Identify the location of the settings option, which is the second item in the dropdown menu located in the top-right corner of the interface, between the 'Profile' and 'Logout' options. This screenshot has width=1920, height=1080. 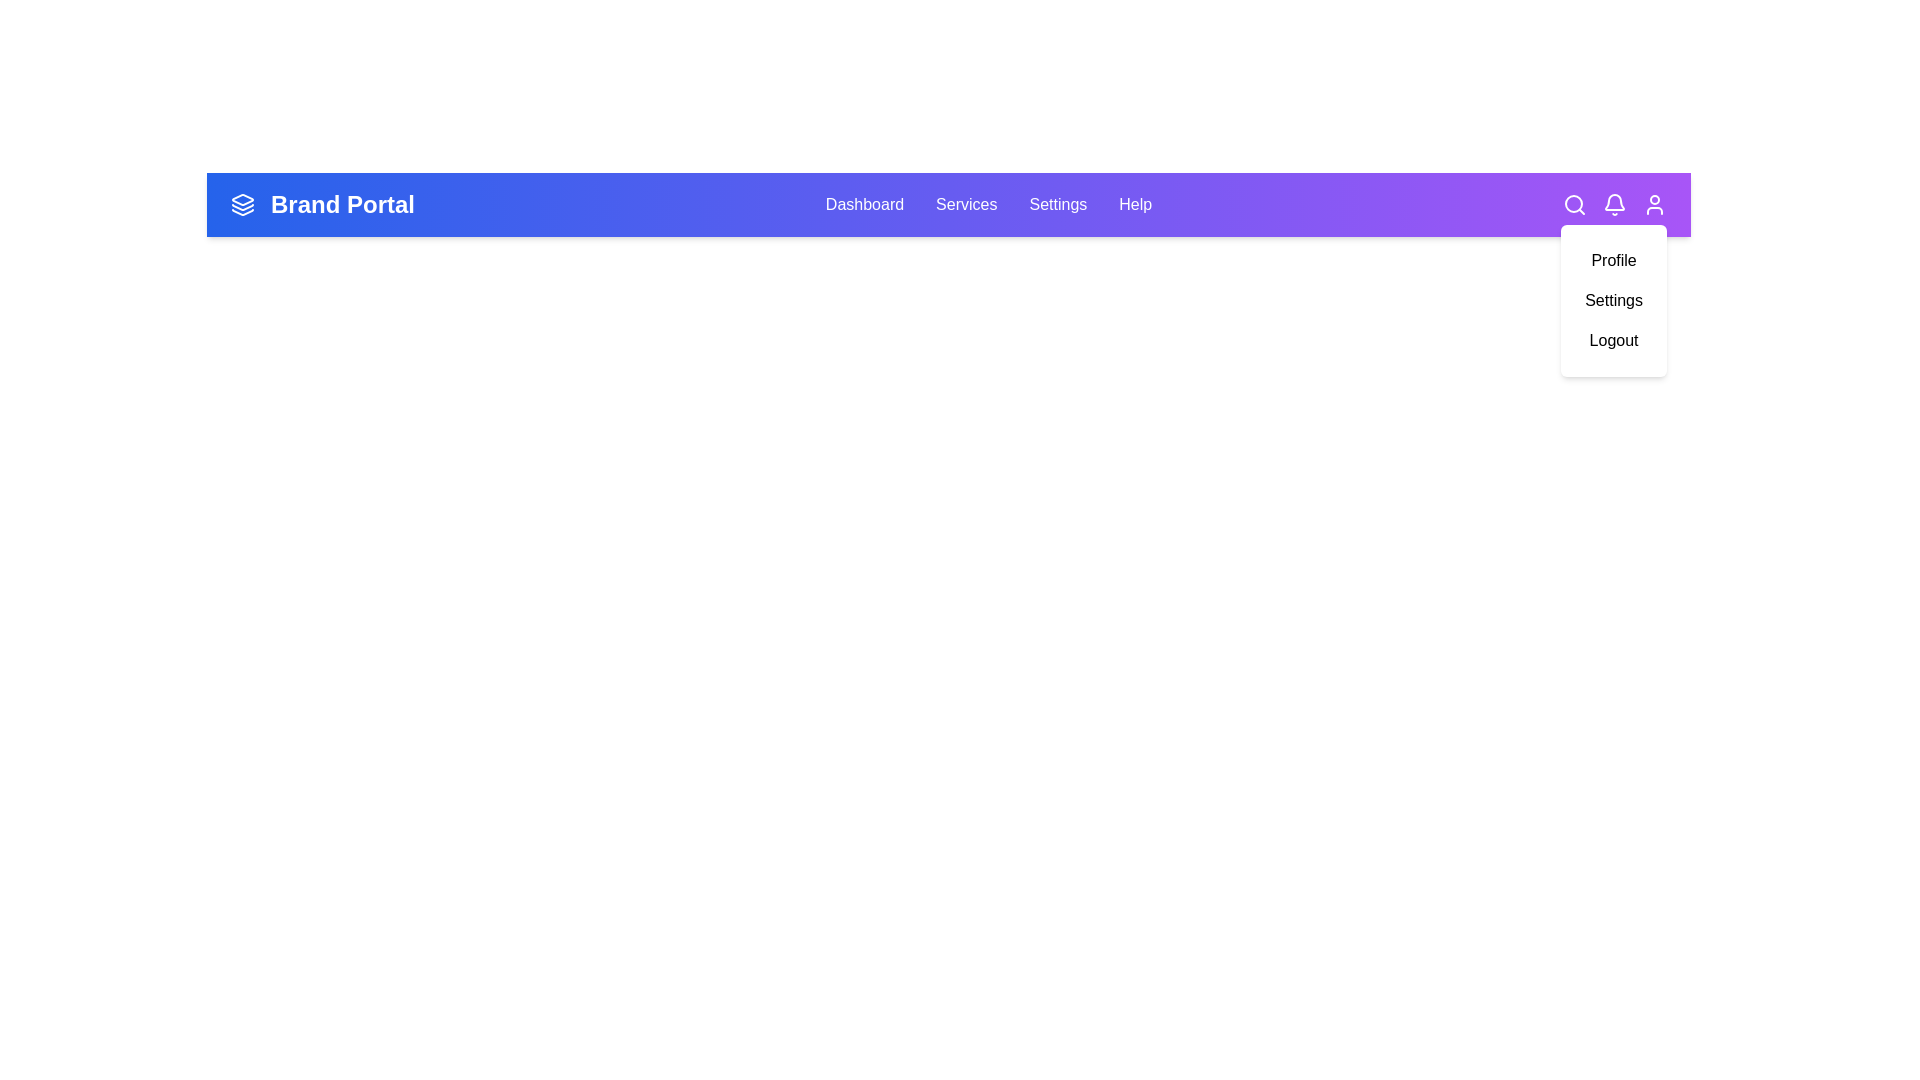
(1614, 300).